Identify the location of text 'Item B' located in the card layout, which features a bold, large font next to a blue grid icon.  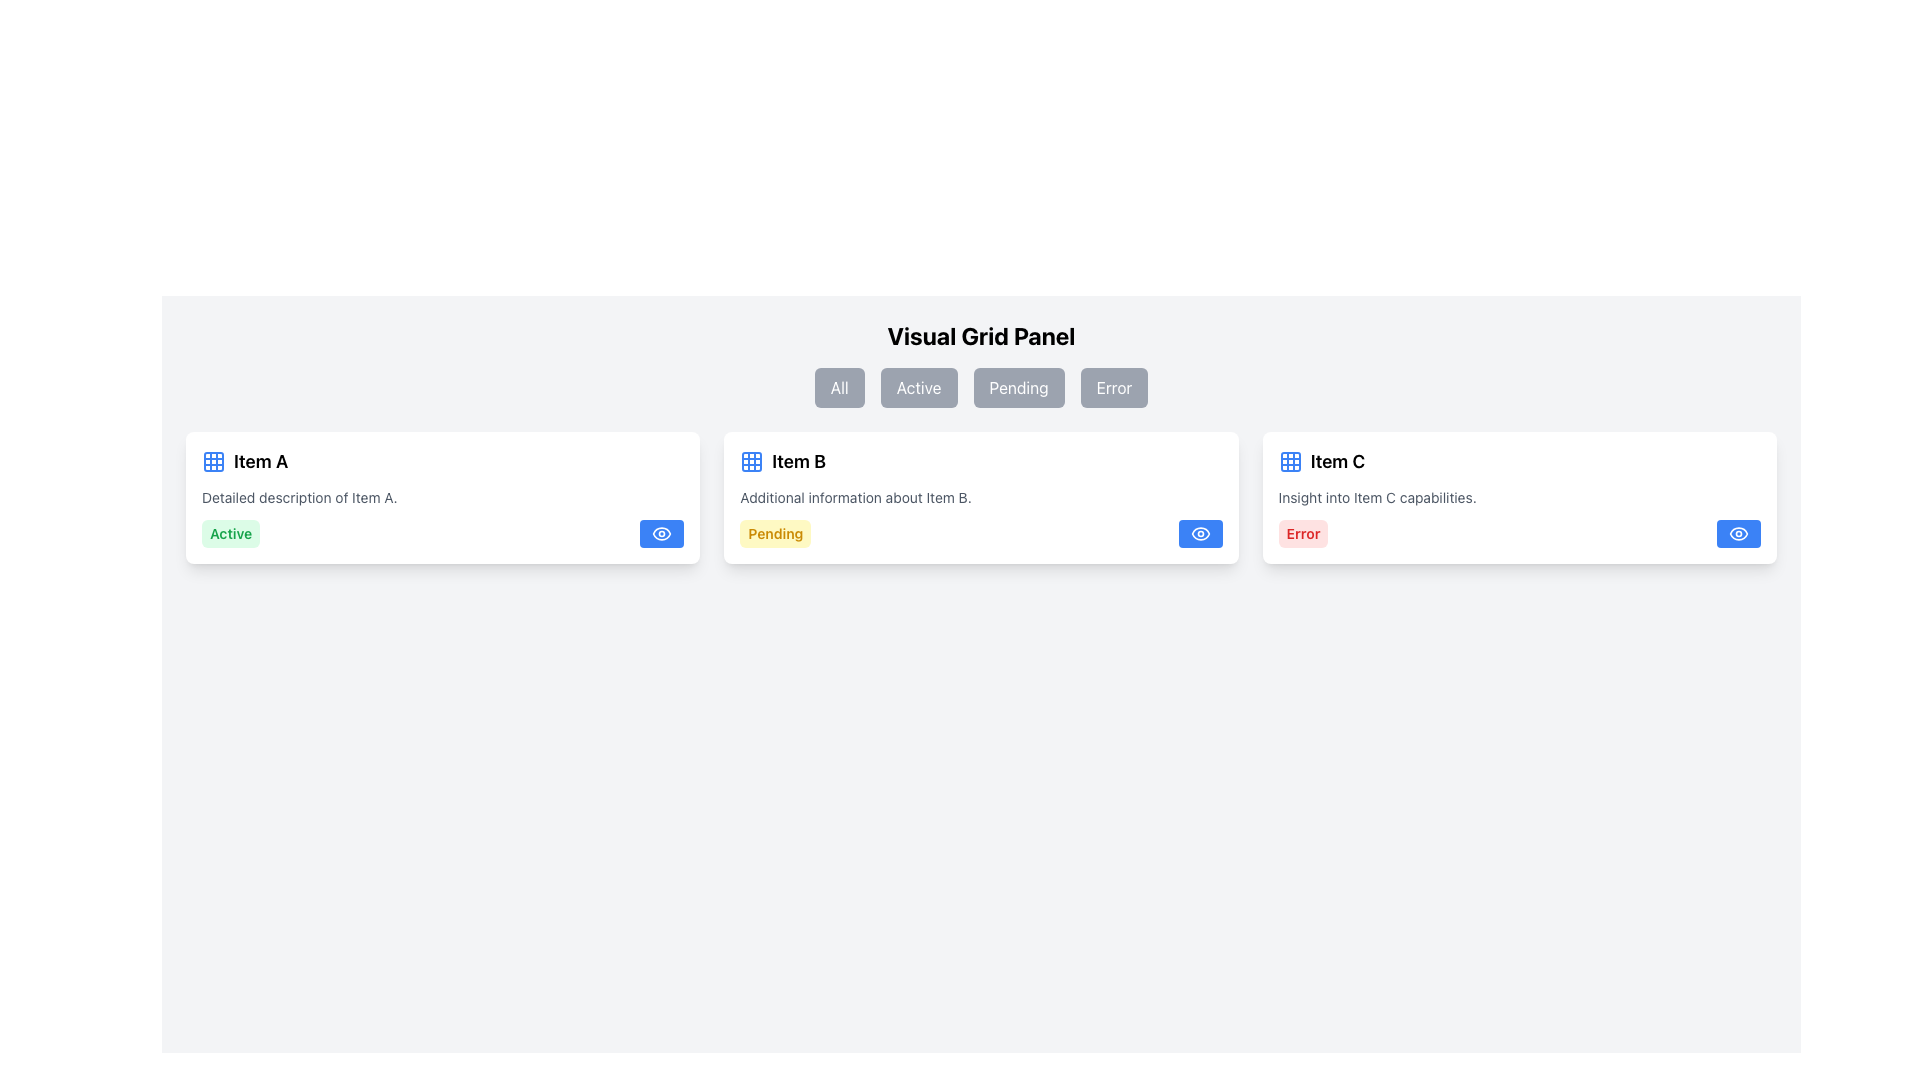
(782, 462).